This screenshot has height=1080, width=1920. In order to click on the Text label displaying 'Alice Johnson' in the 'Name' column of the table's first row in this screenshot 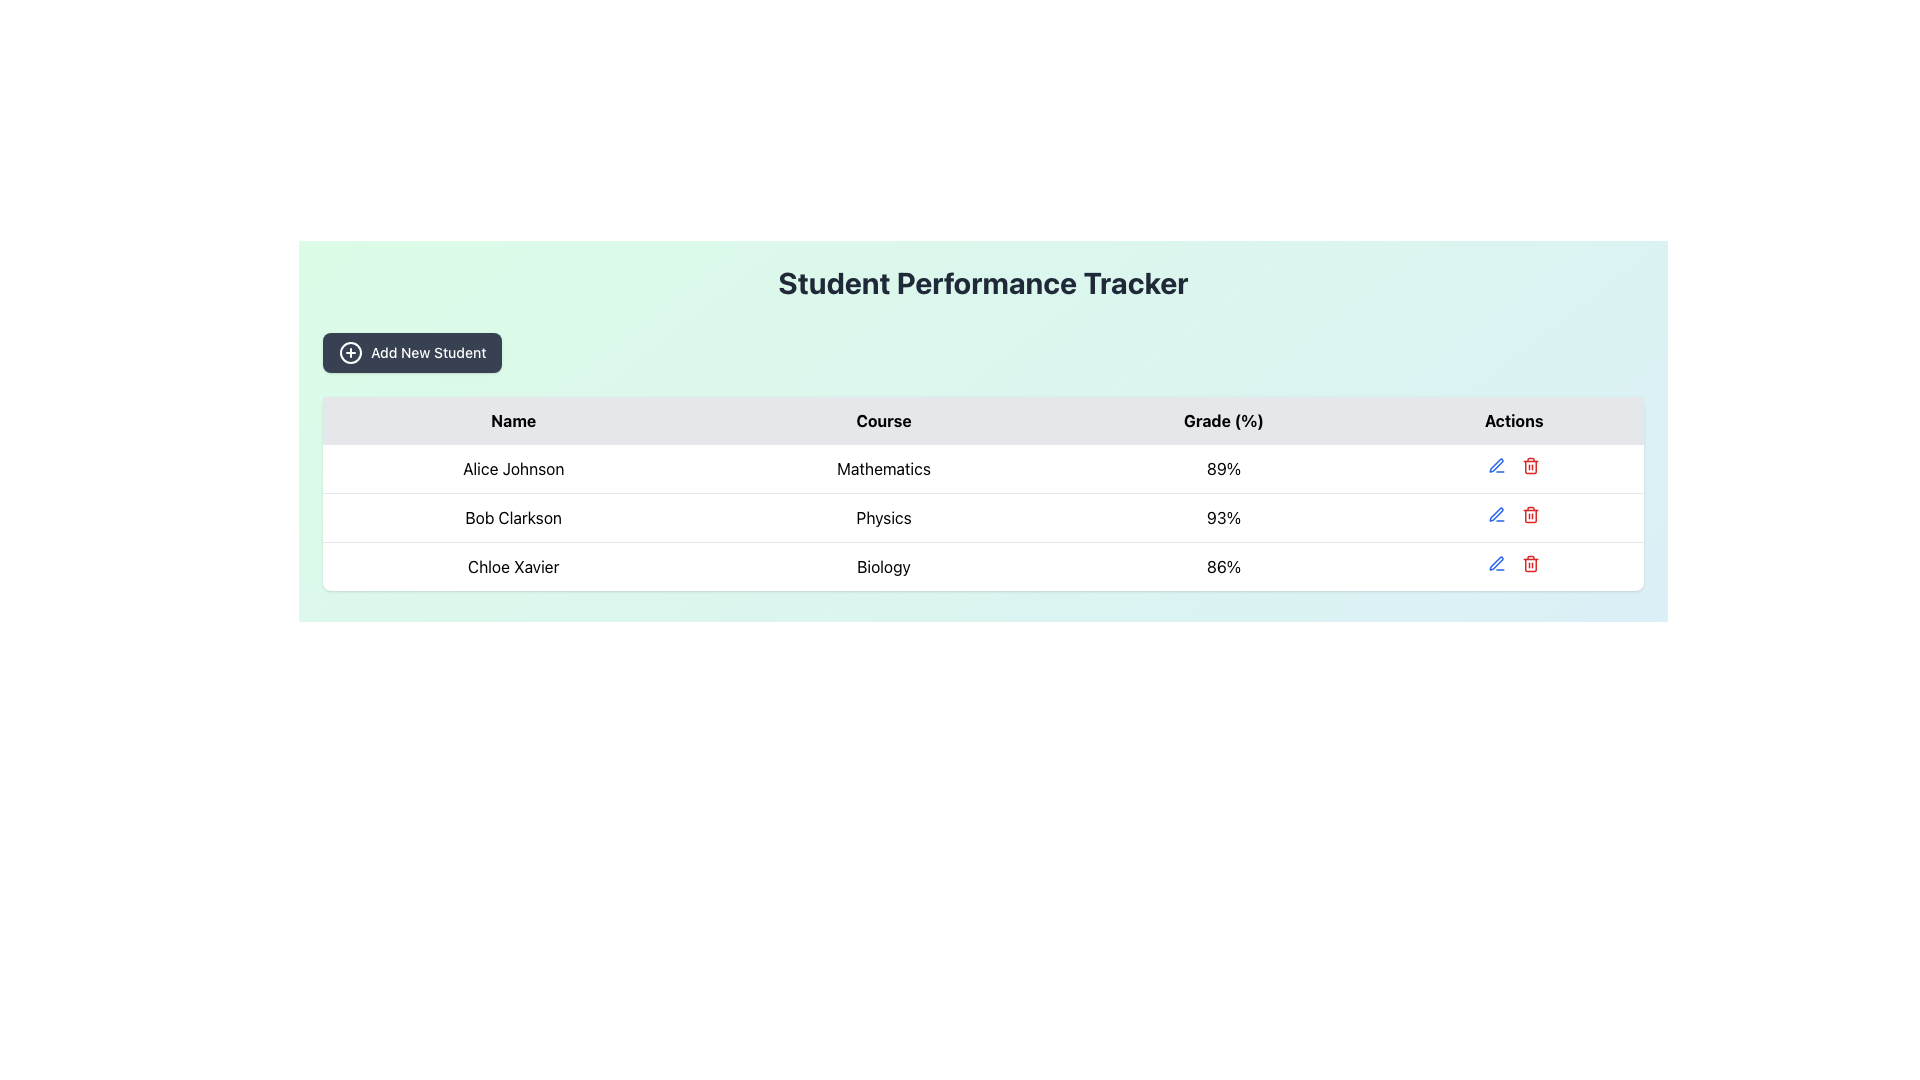, I will do `click(513, 469)`.